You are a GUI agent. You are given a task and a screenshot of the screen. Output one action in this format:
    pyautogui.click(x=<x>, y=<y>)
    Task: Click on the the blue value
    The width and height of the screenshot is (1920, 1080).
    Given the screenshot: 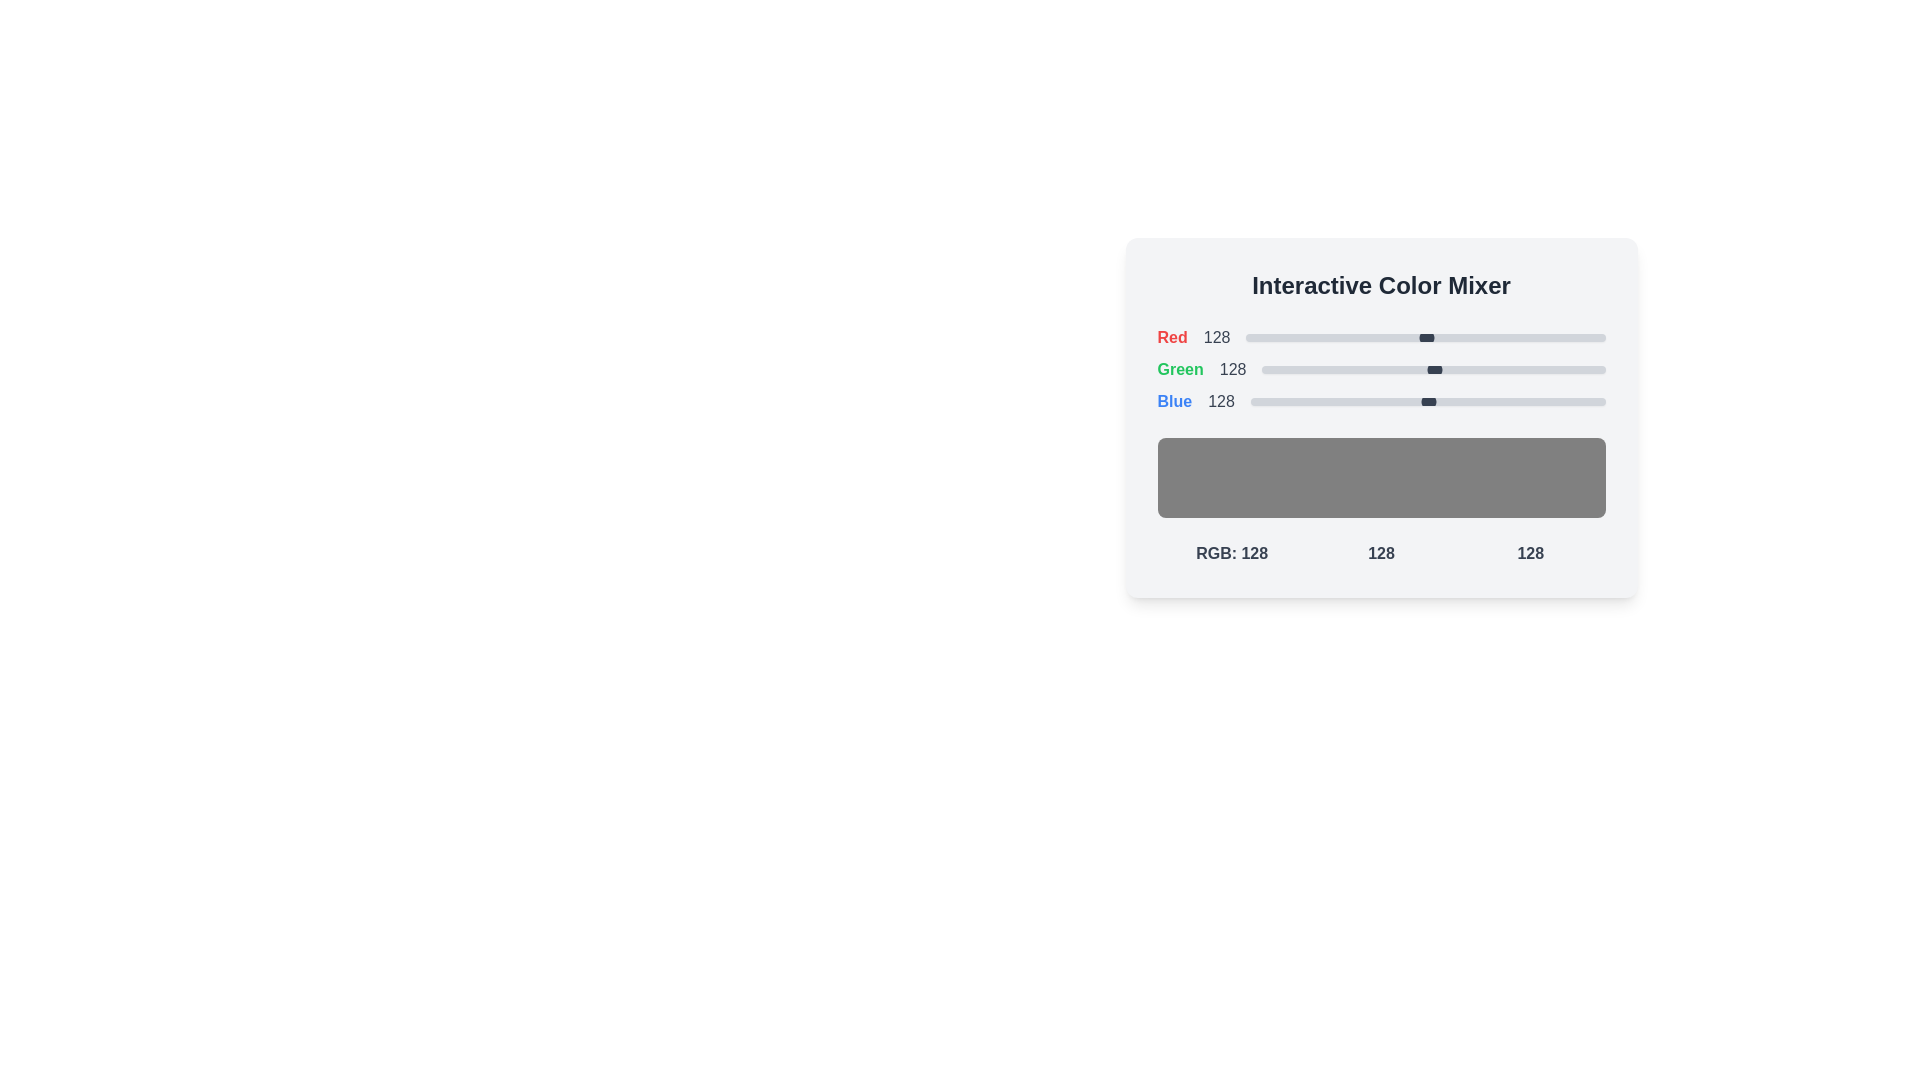 What is the action you would take?
    pyautogui.click(x=1429, y=401)
    